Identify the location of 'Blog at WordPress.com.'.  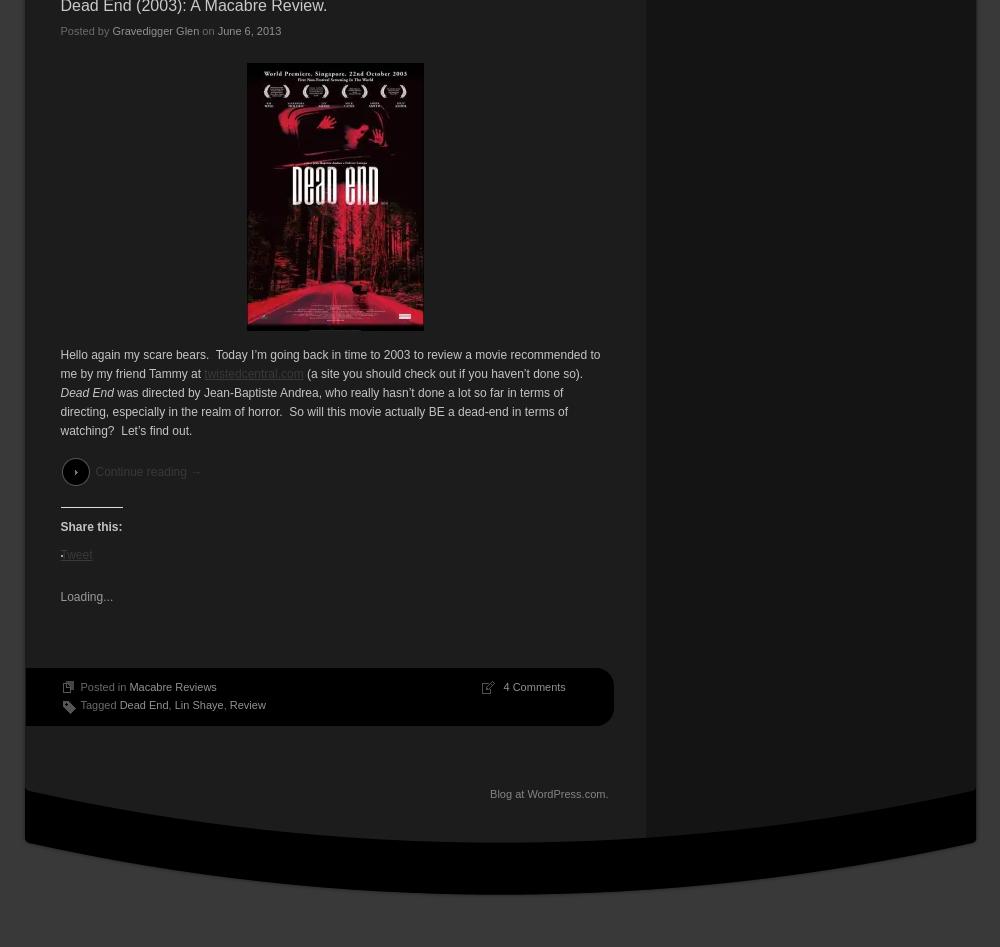
(549, 793).